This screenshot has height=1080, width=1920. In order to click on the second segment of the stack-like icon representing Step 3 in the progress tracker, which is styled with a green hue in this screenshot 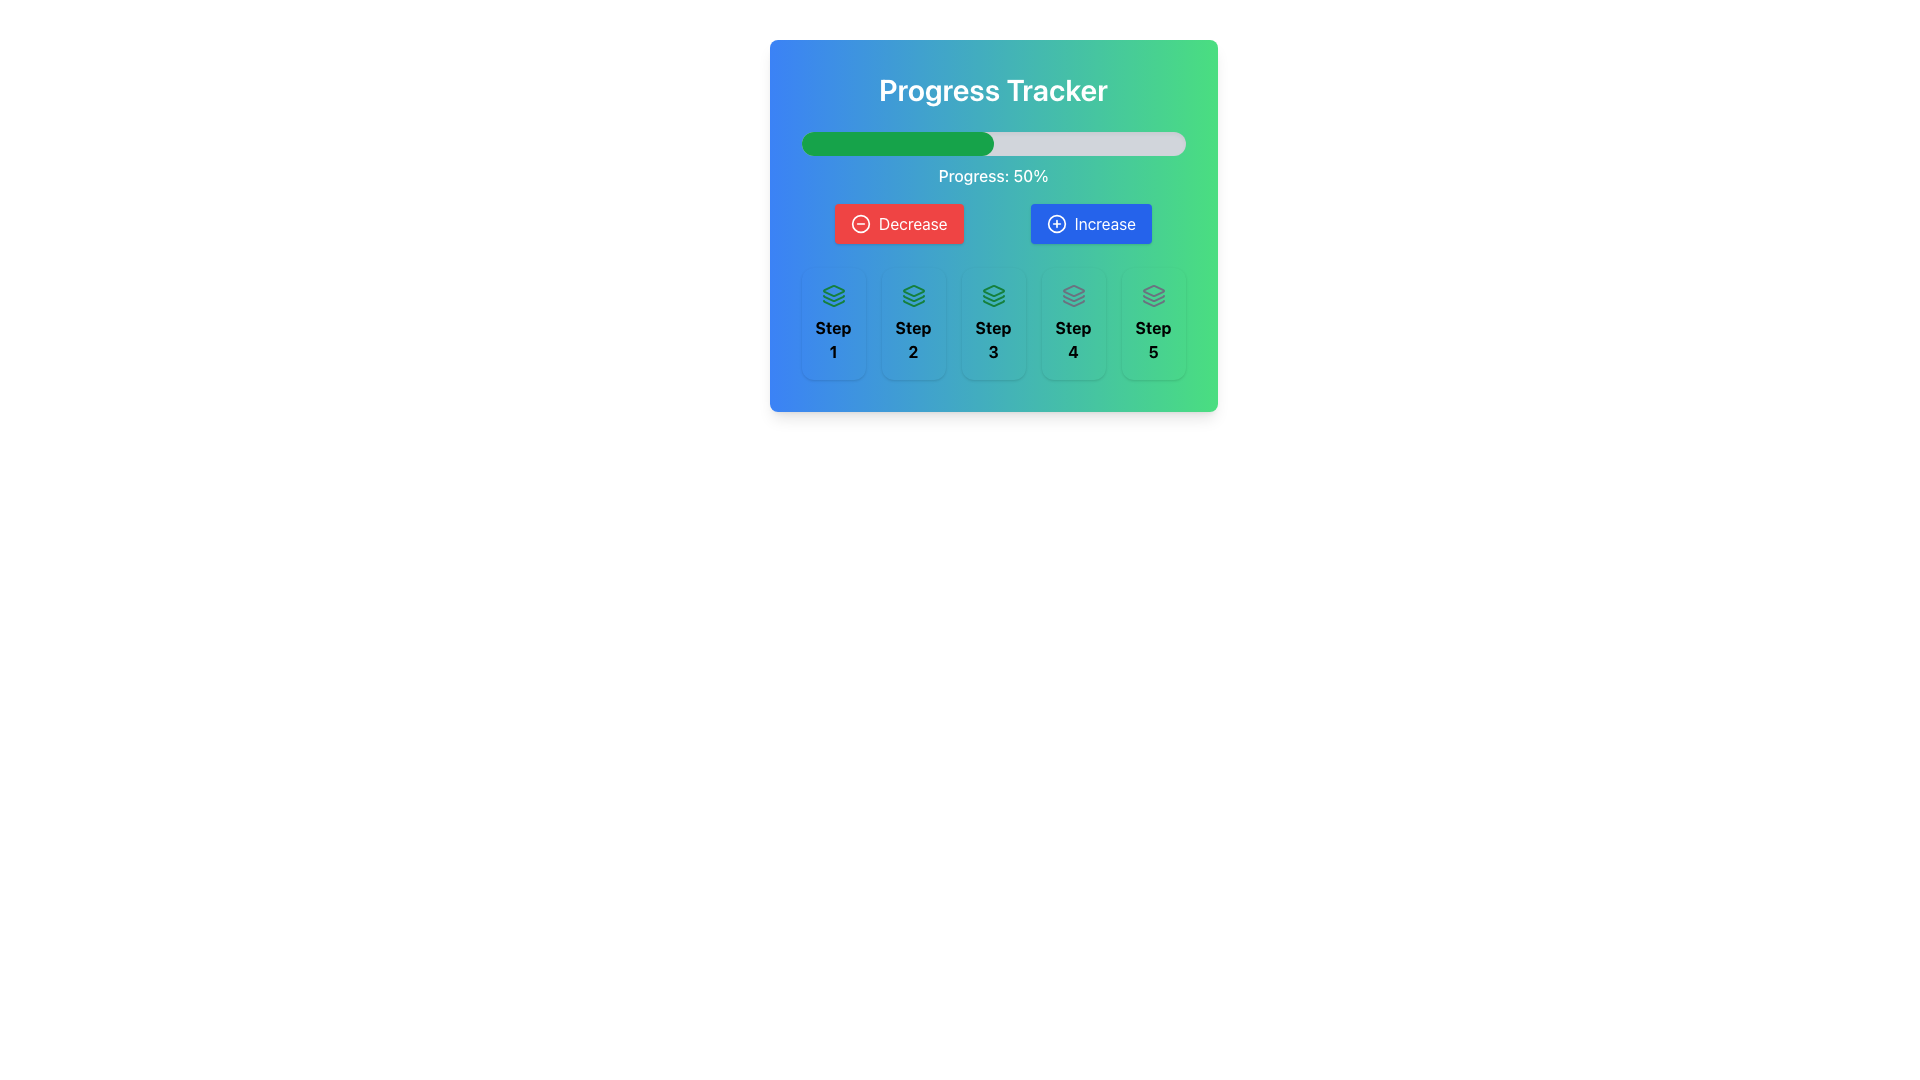, I will do `click(993, 298)`.